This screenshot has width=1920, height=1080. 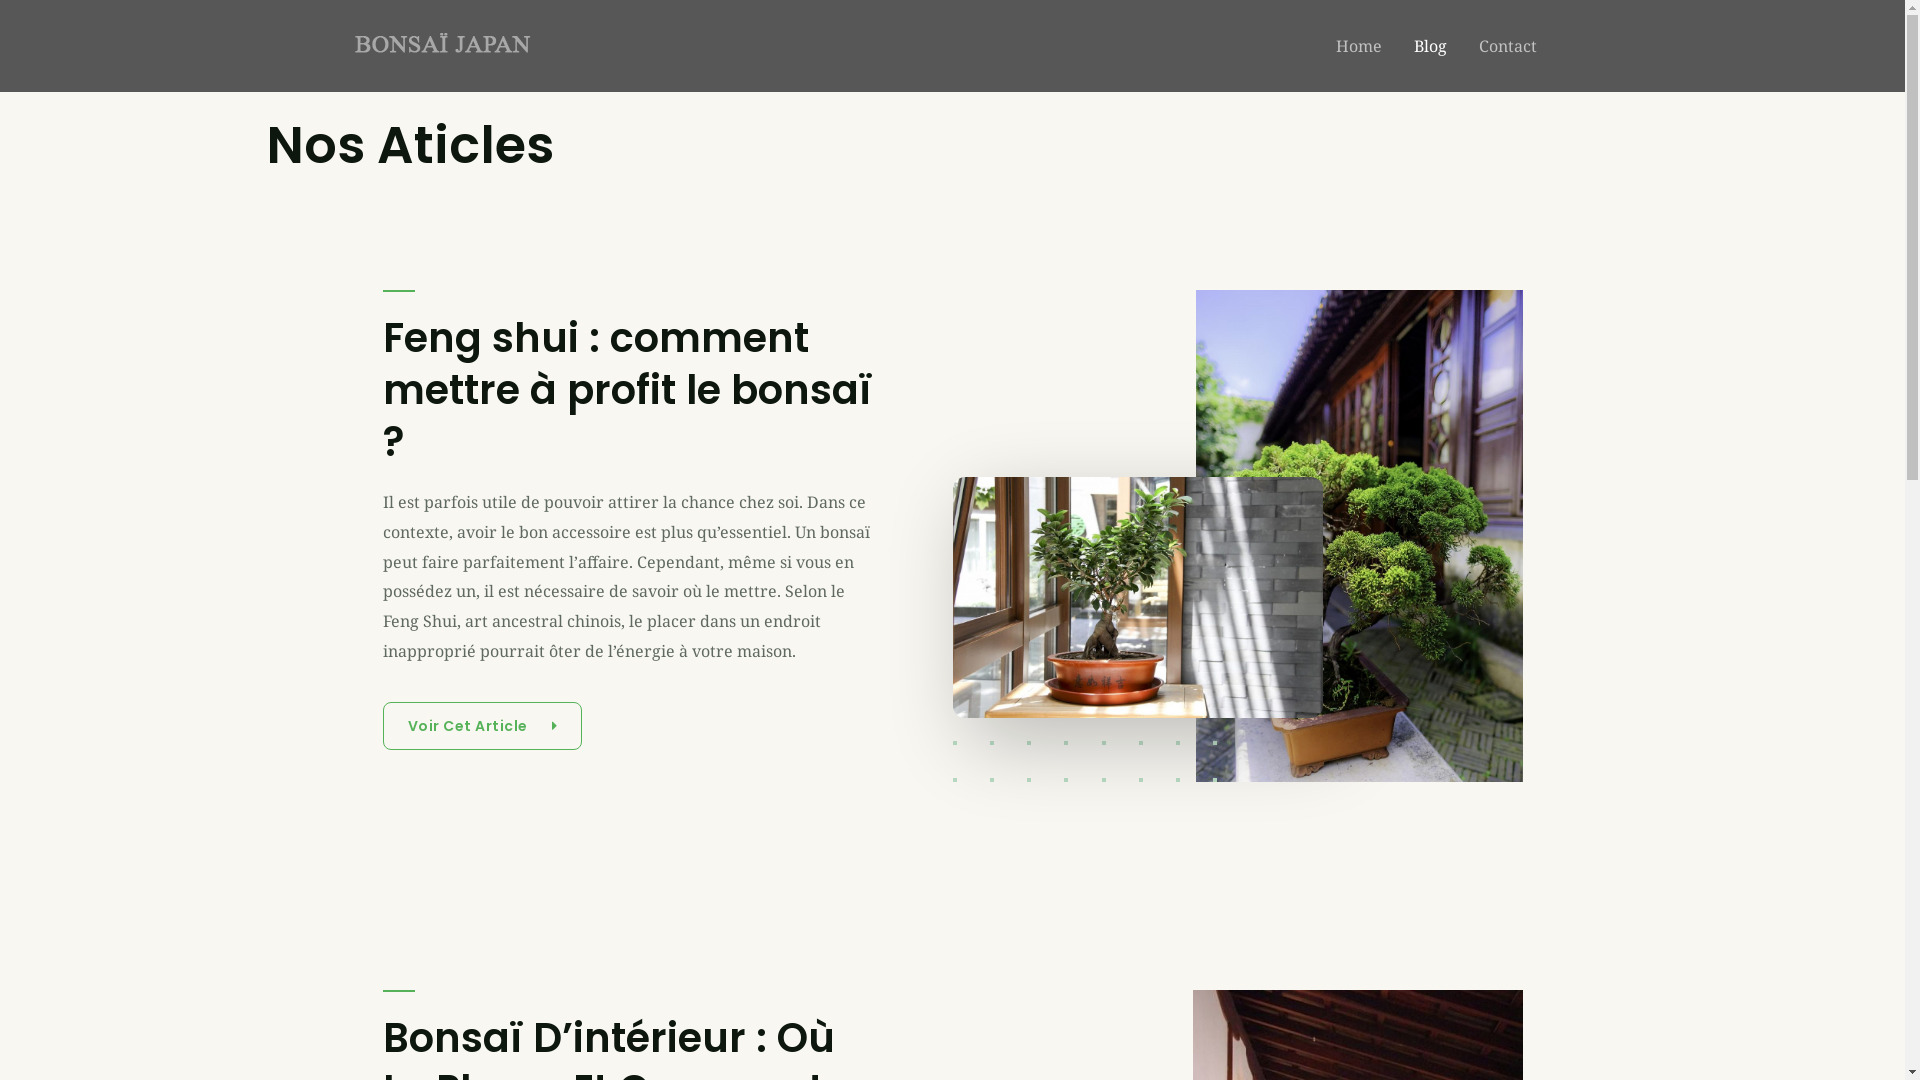 What do you see at coordinates (1358, 45) in the screenshot?
I see `'Home'` at bounding box center [1358, 45].